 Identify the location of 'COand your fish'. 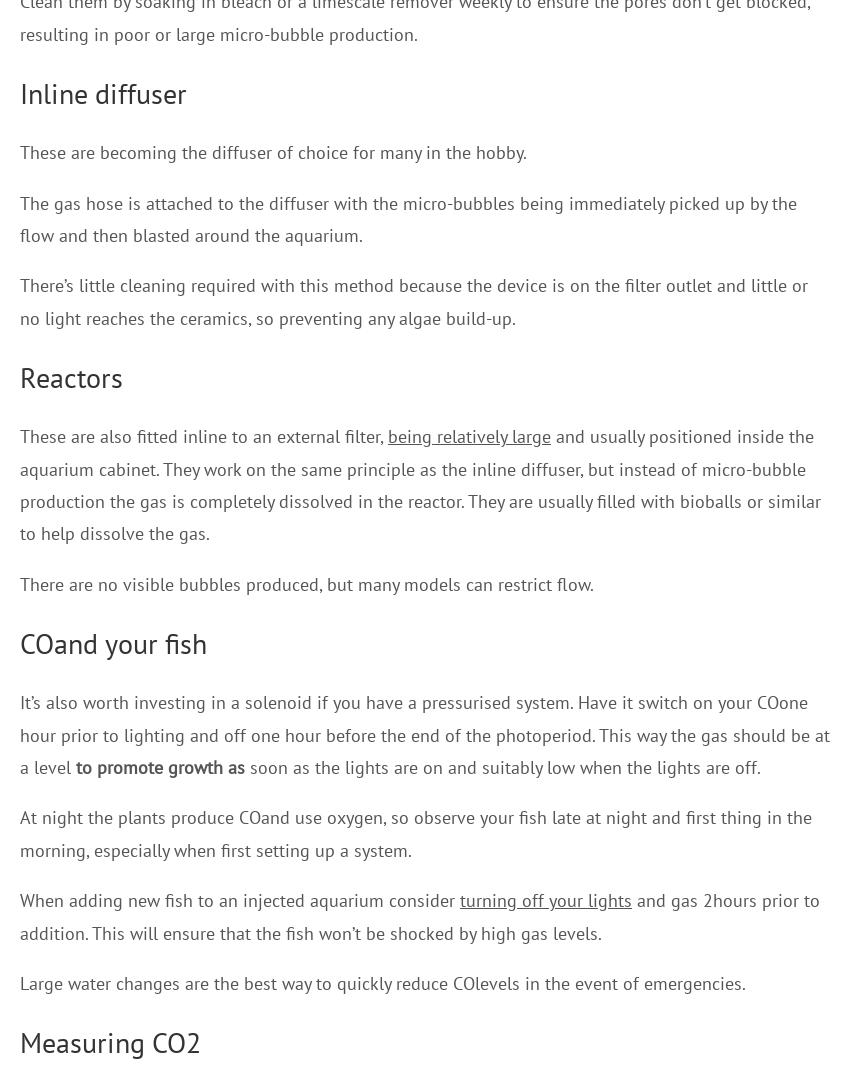
(112, 643).